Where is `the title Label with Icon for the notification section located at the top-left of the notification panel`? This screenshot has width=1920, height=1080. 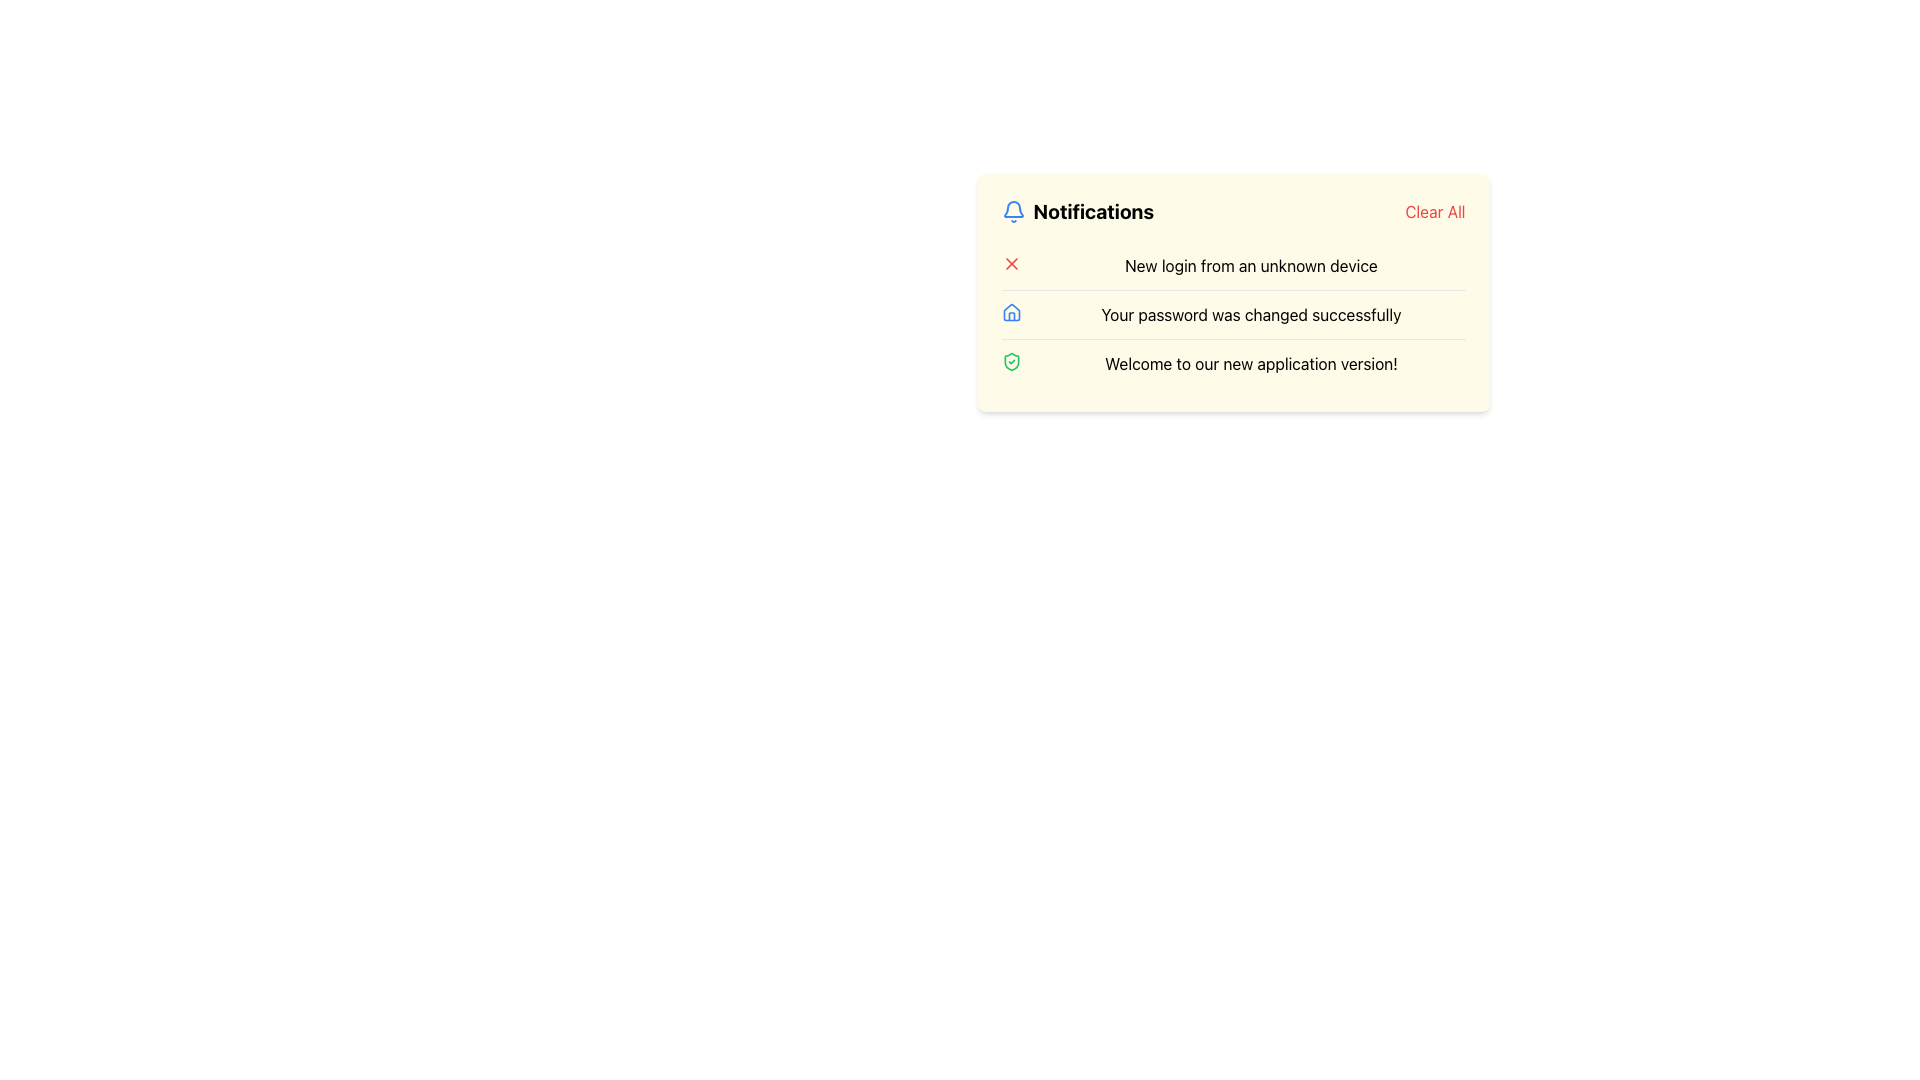 the title Label with Icon for the notification section located at the top-left of the notification panel is located at coordinates (1076, 212).